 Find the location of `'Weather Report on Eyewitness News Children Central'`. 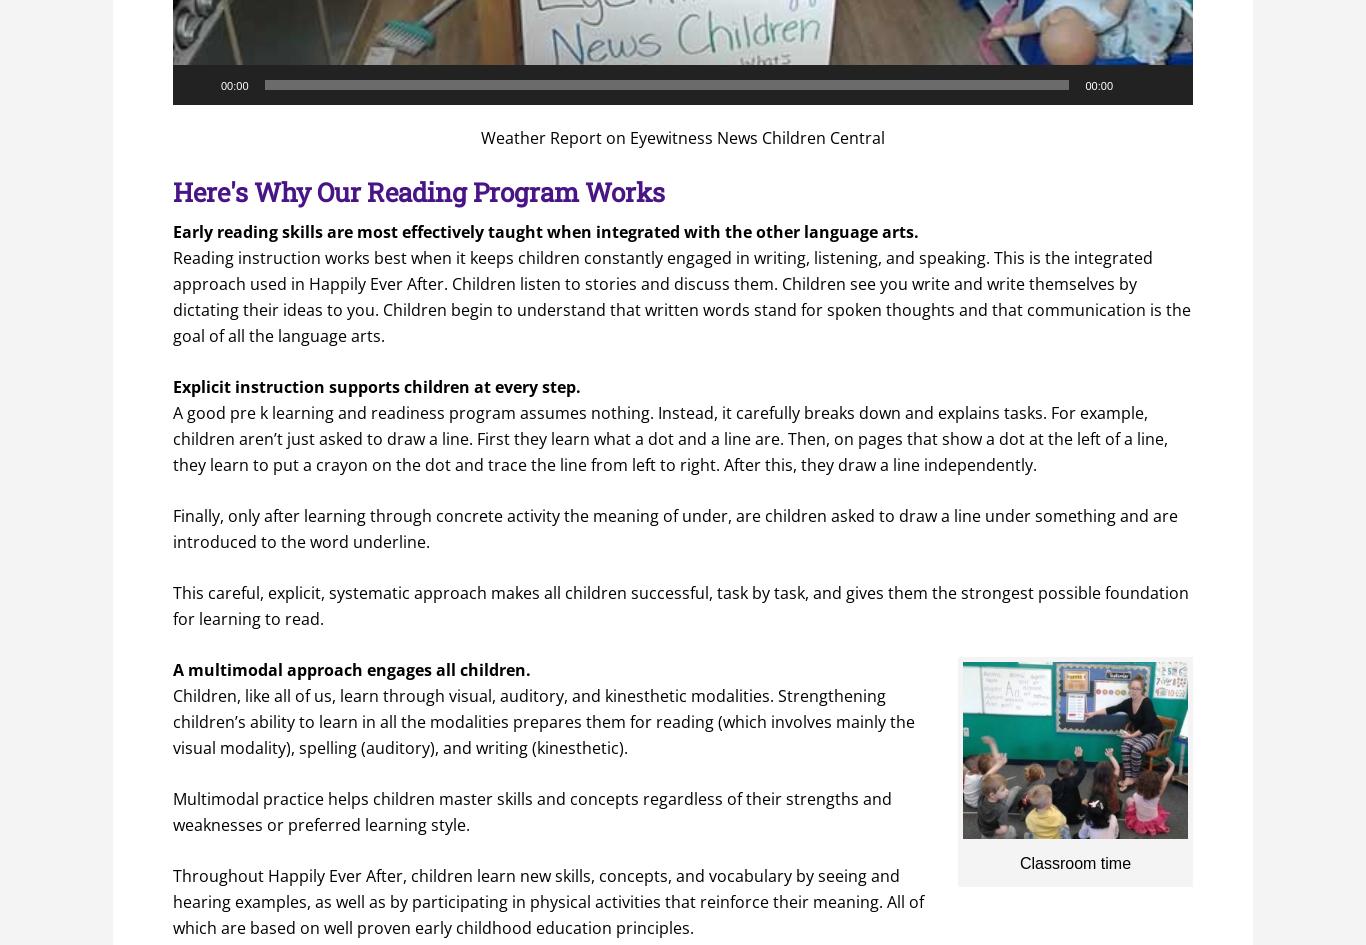

'Weather Report on Eyewitness News Children Central' is located at coordinates (683, 137).